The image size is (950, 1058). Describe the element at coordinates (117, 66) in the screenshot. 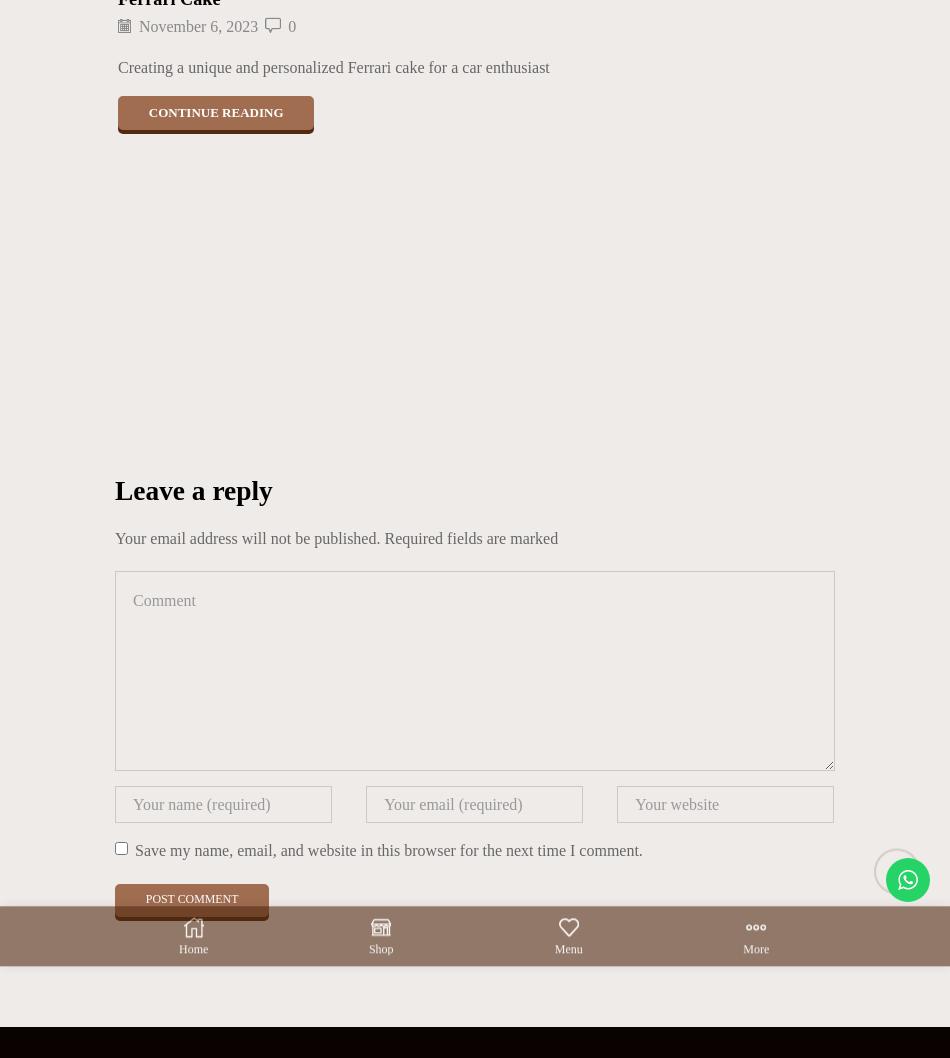

I see `'Creating a unique and personalized Ferrari cake for a car enthusiast'` at that location.